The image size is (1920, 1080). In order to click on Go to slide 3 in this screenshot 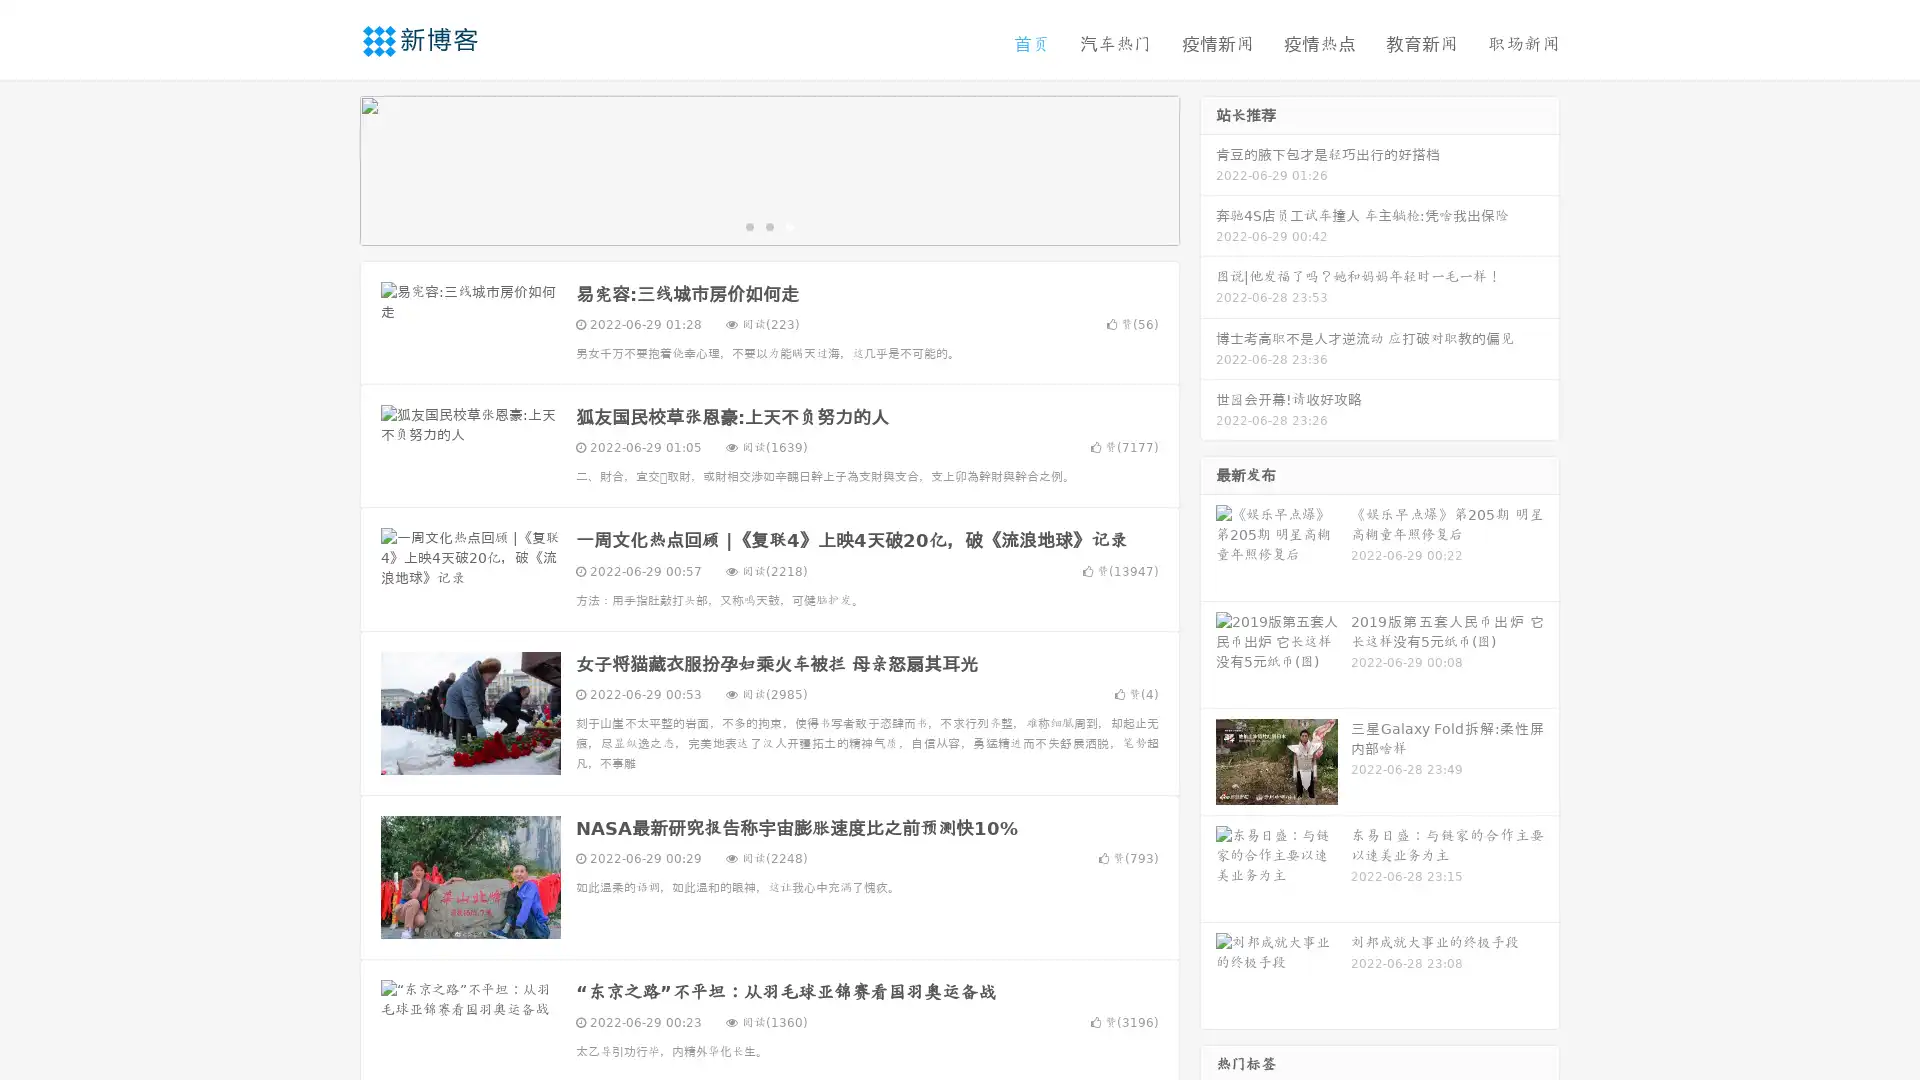, I will do `click(789, 225)`.